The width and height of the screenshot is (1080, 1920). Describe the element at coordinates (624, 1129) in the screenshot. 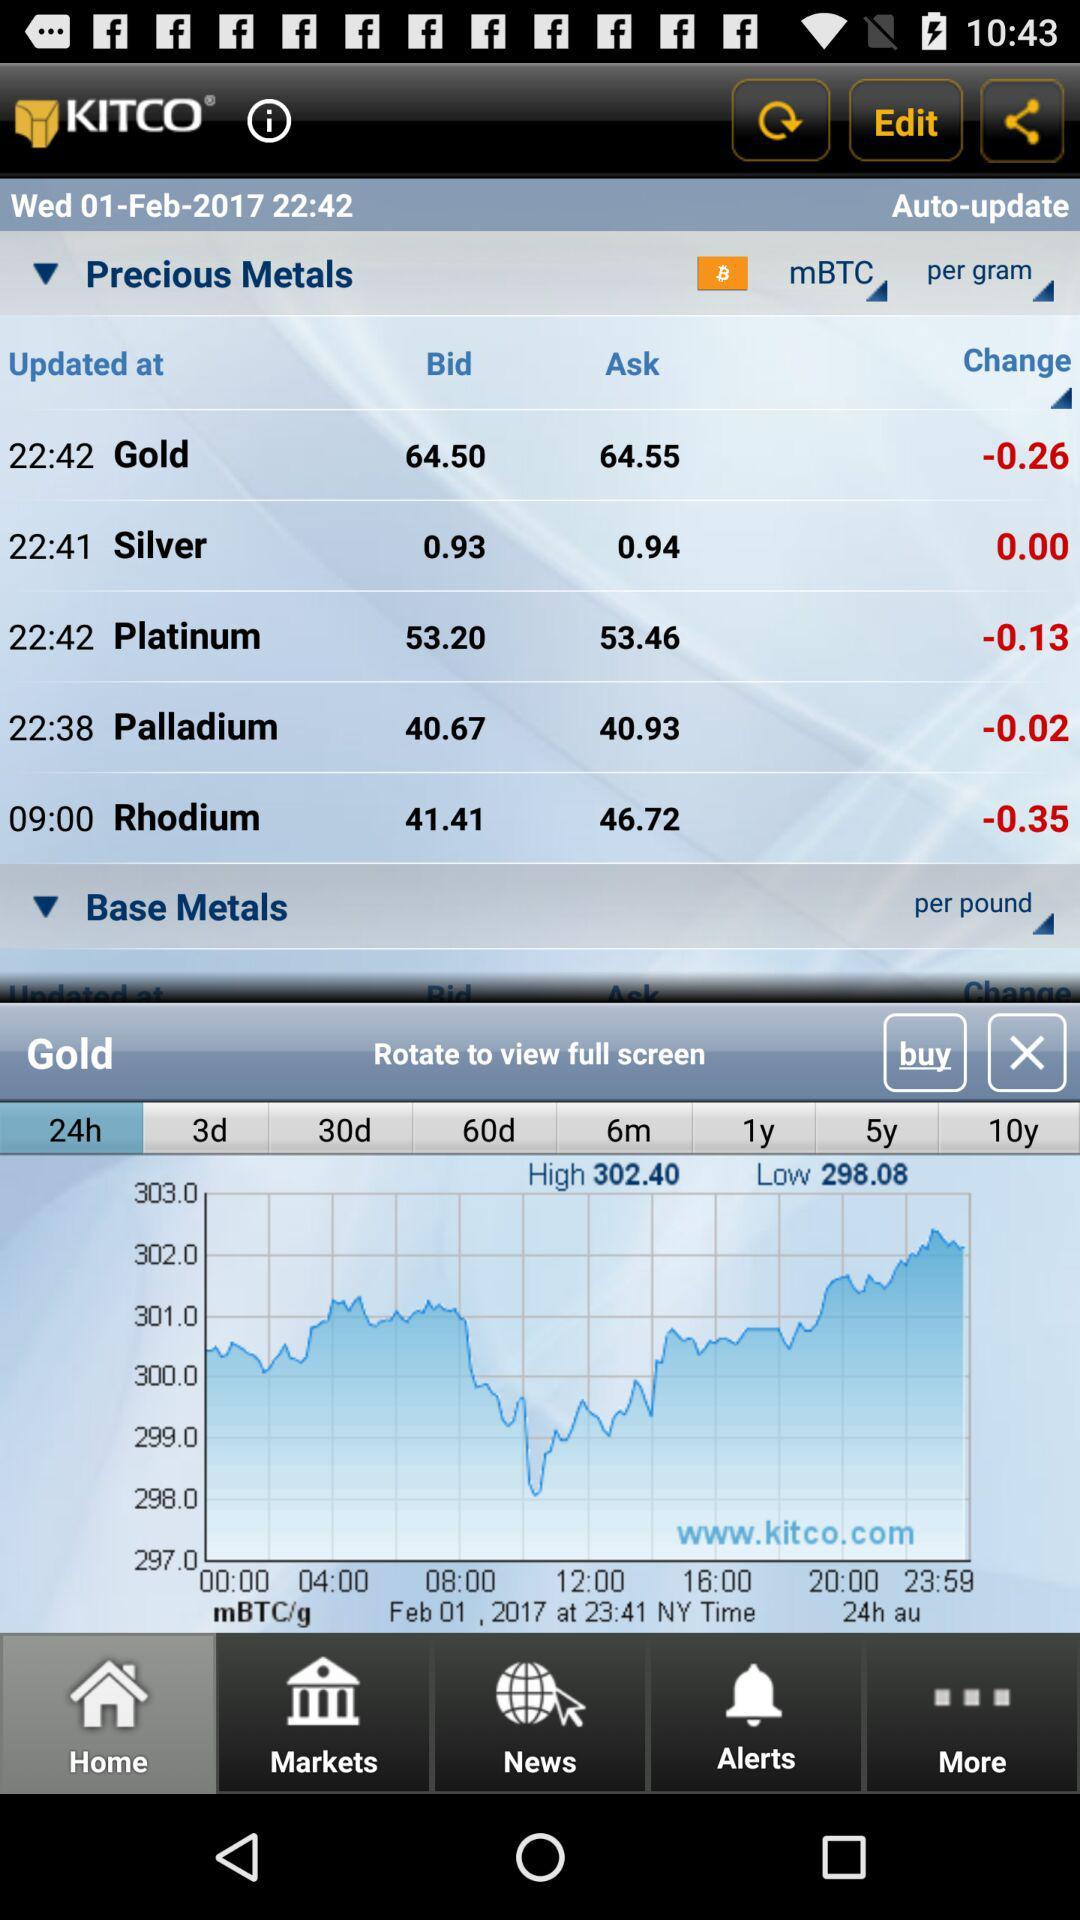

I see `icon next to 1y icon` at that location.